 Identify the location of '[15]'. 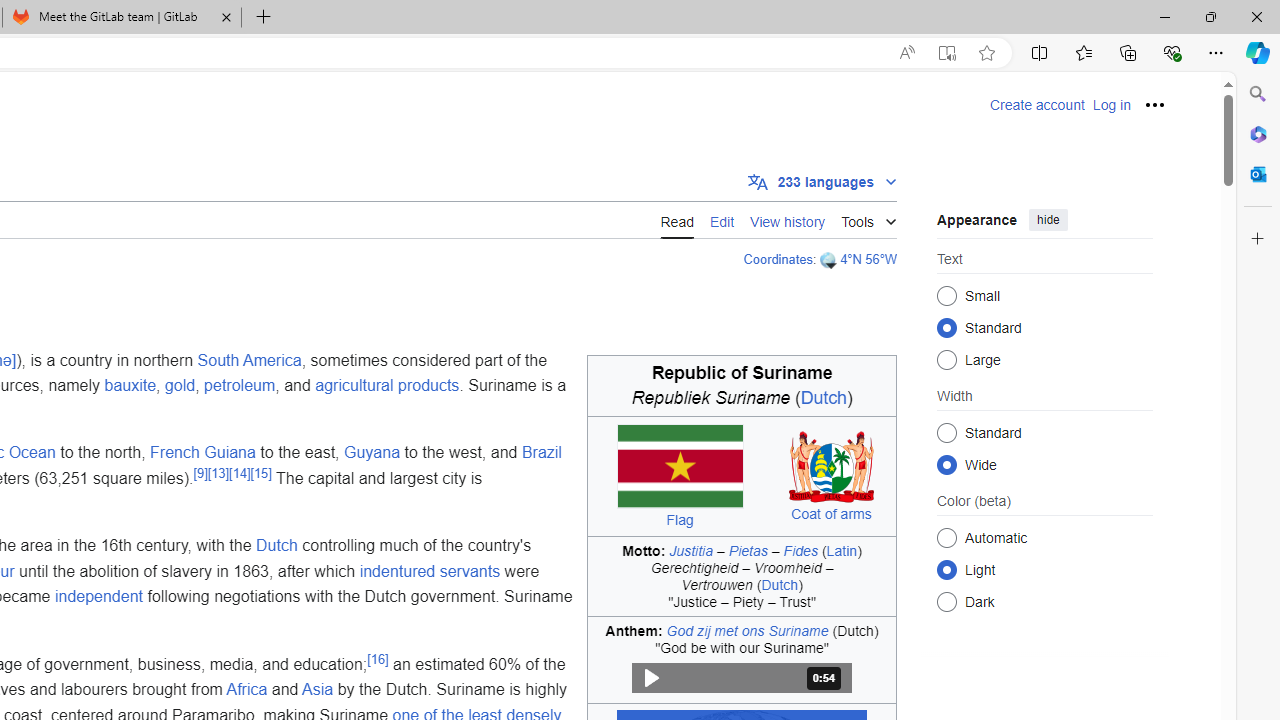
(259, 473).